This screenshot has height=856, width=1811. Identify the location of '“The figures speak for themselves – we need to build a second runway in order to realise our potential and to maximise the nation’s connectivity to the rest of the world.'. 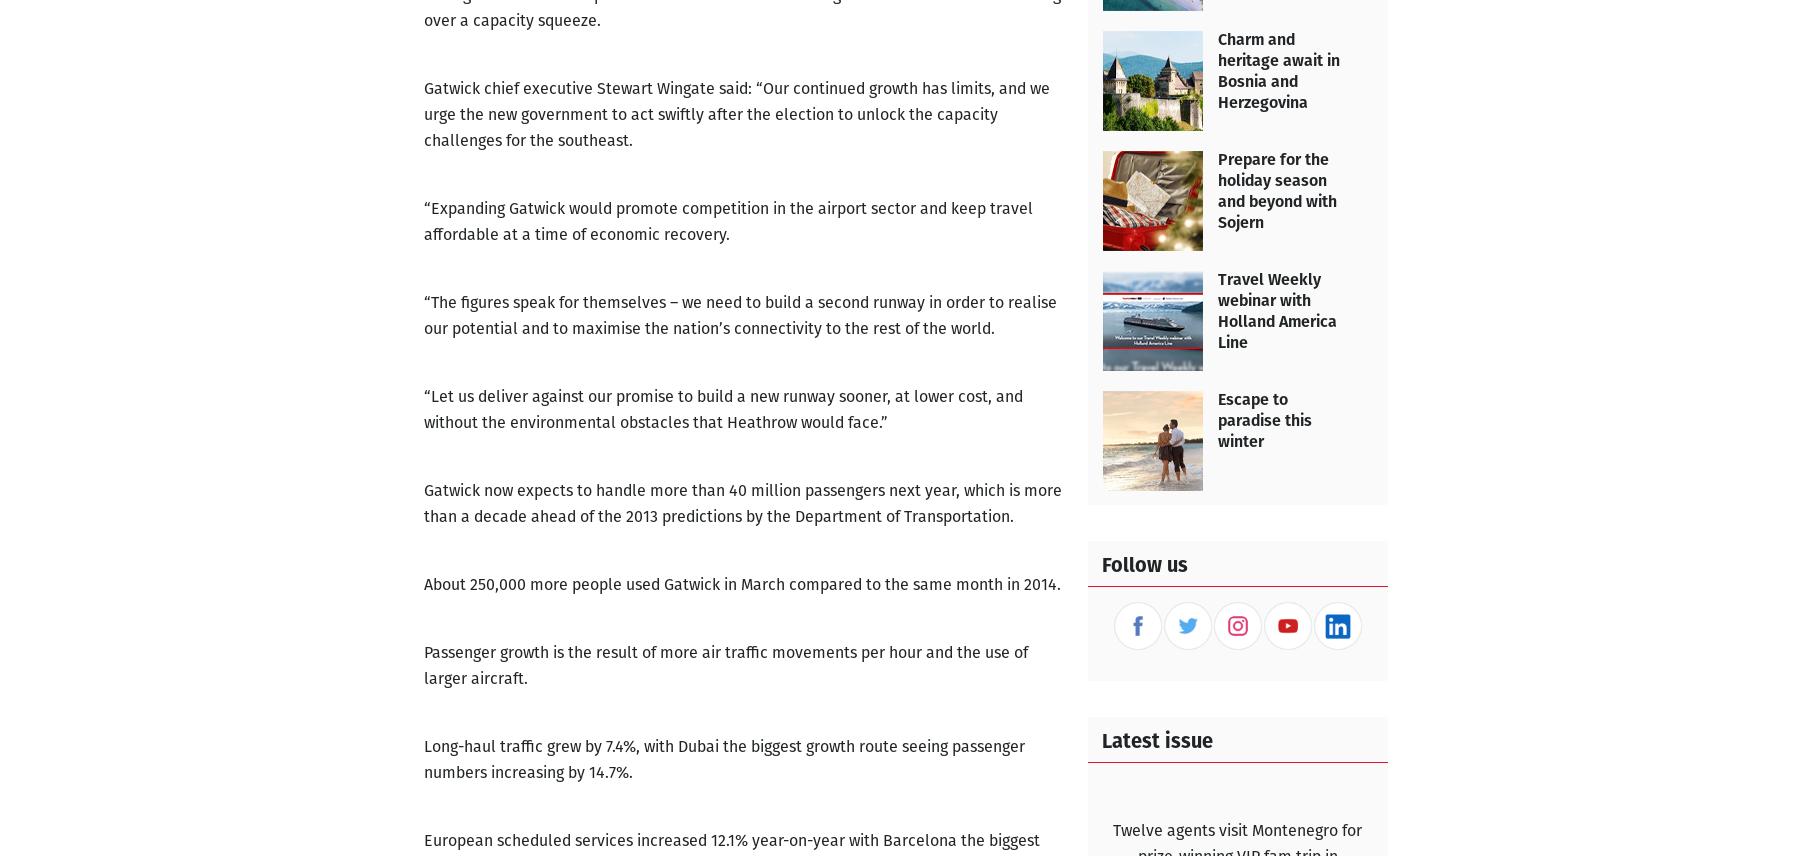
(738, 316).